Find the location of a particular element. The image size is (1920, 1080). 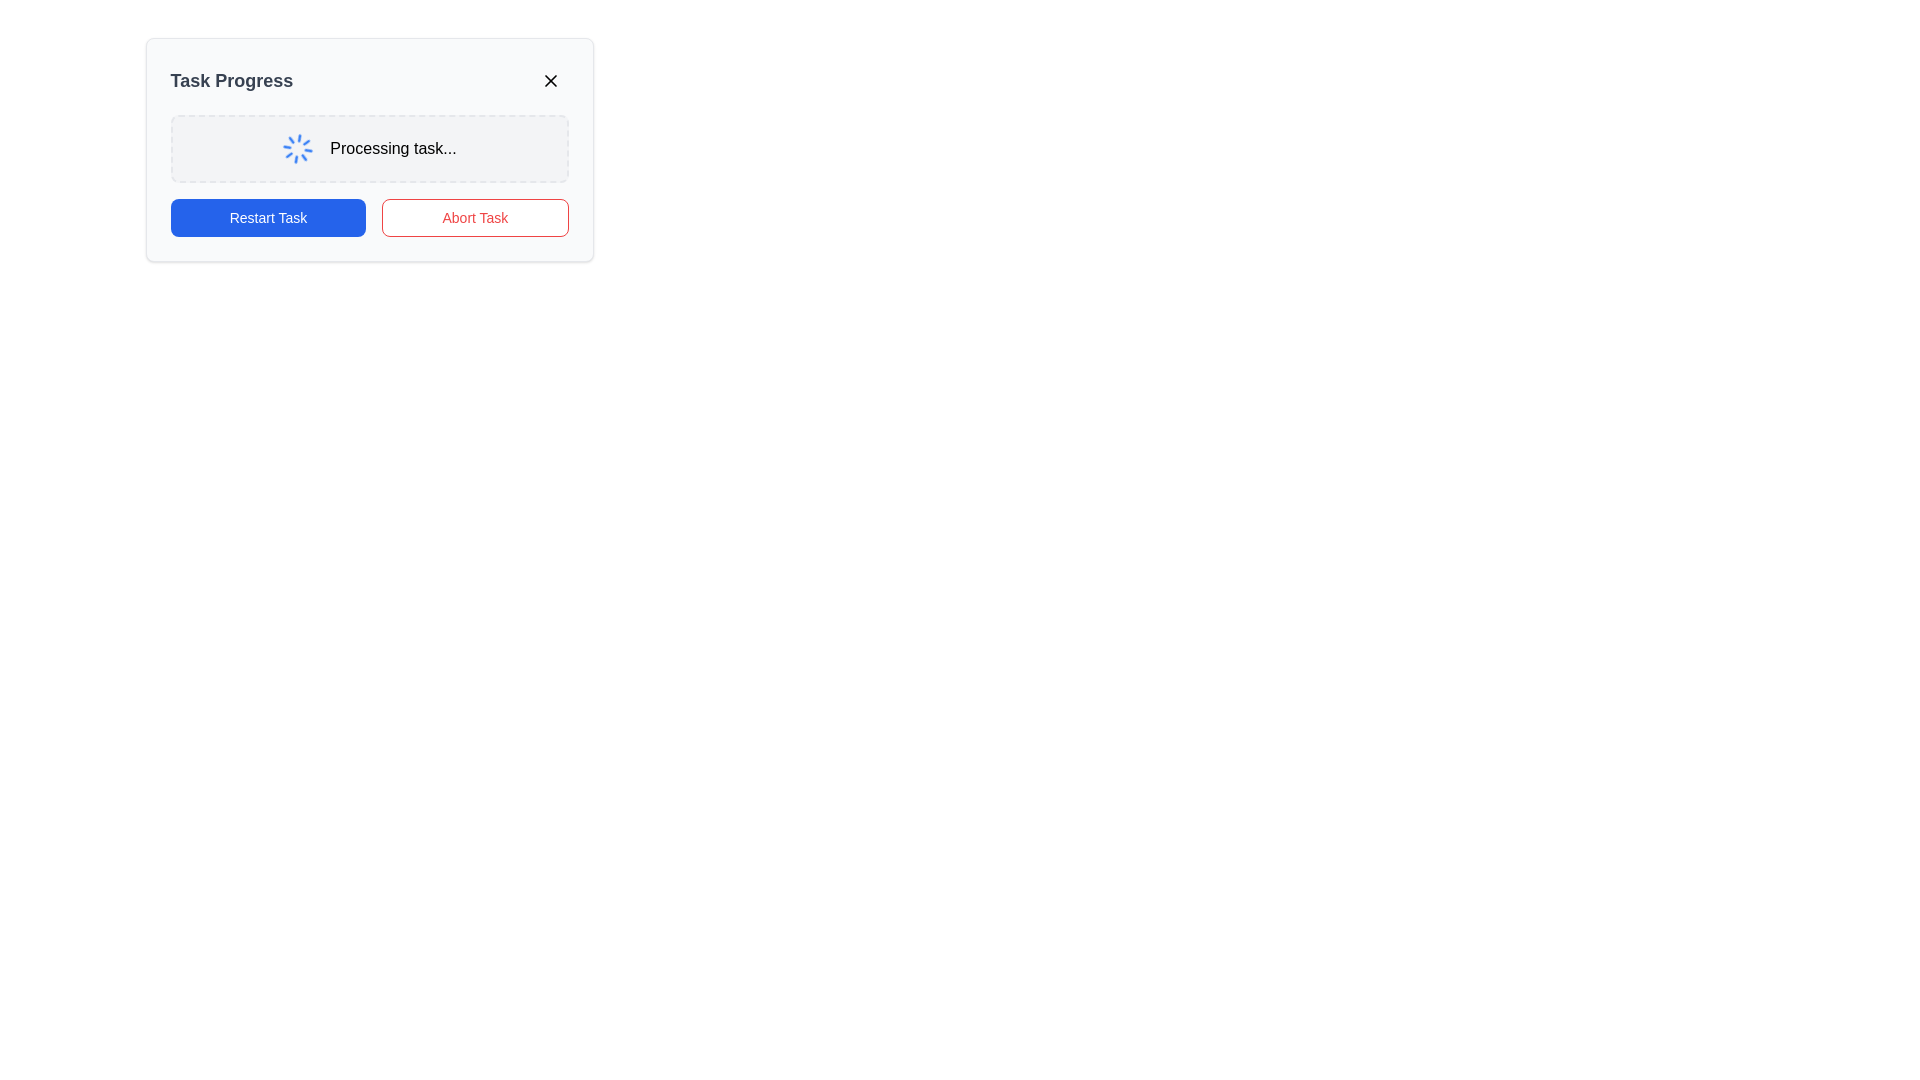

the close button, which is a small, rounded button with a prominent 'X' icon located at the upper right corner of the 'Task Progress' section is located at coordinates (550, 80).